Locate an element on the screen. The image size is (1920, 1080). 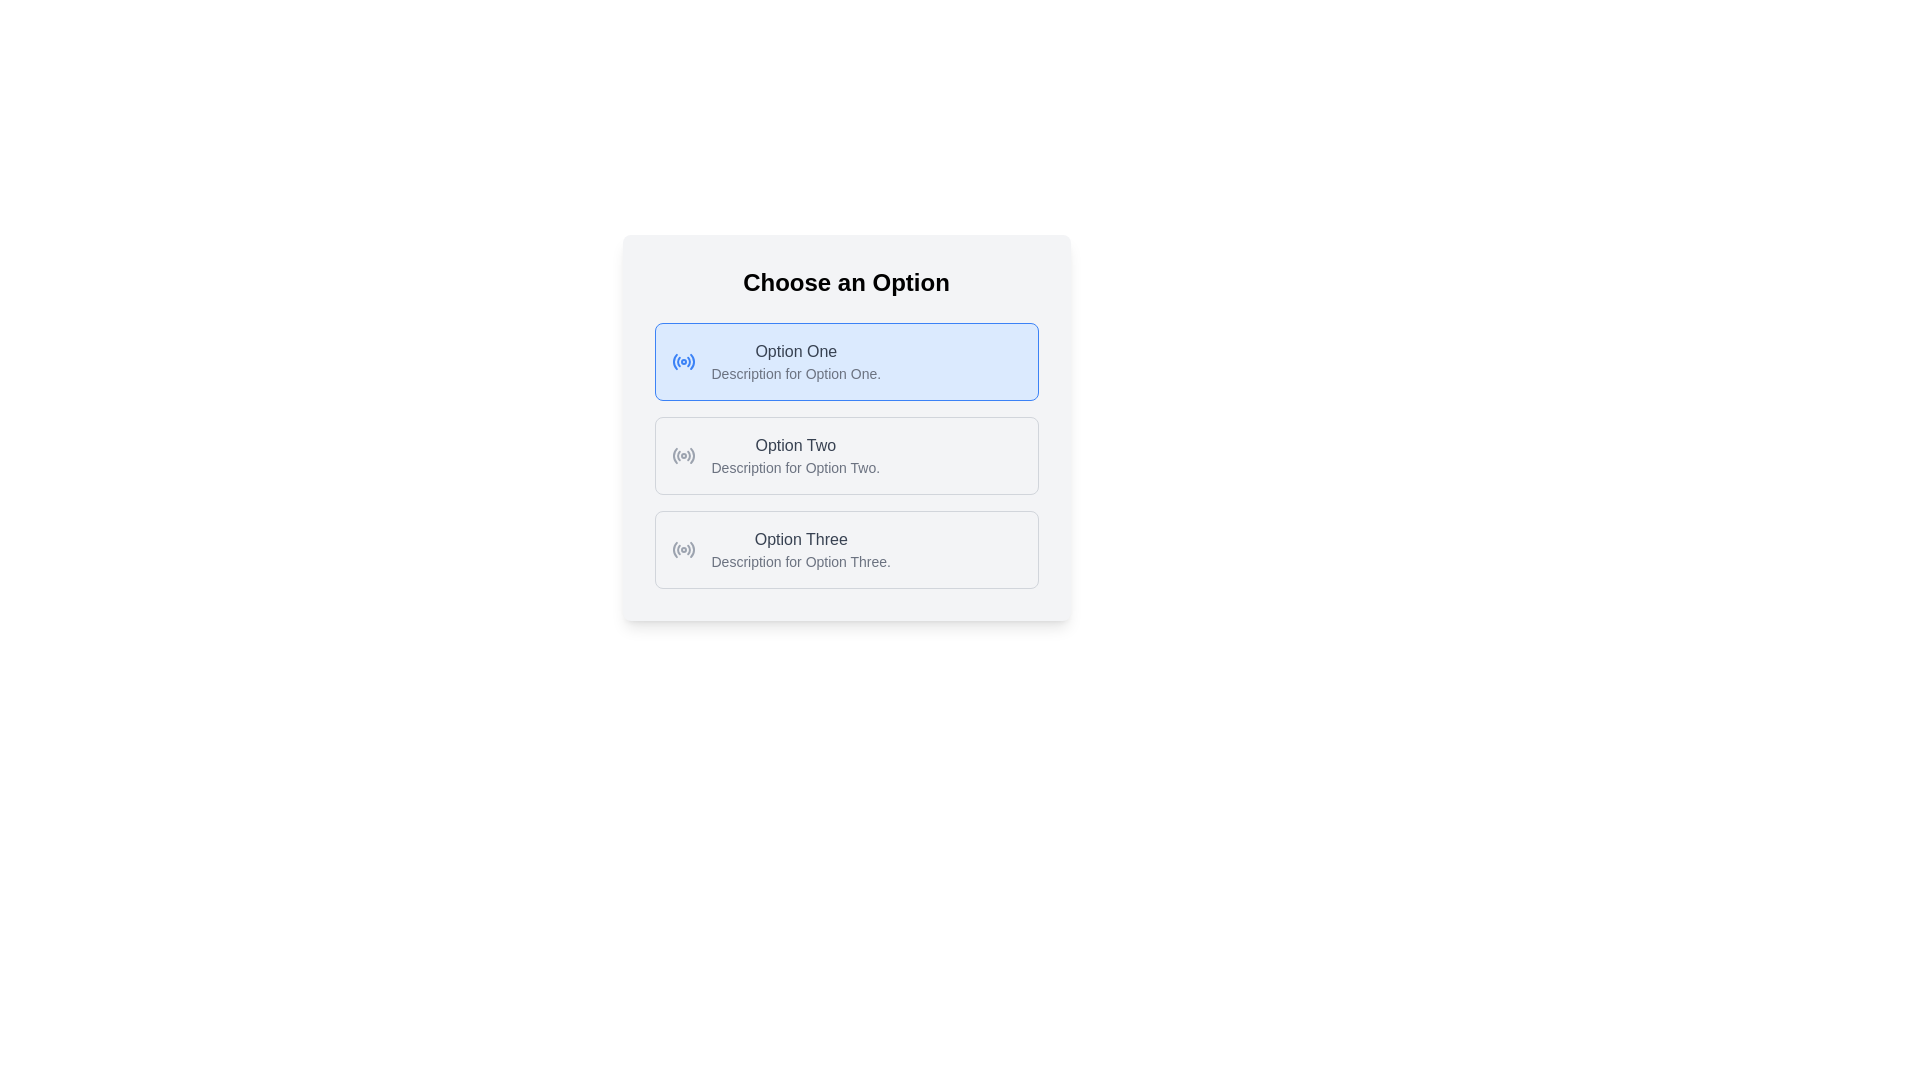
the second selectable option in a vertical list of three options is located at coordinates (794, 455).